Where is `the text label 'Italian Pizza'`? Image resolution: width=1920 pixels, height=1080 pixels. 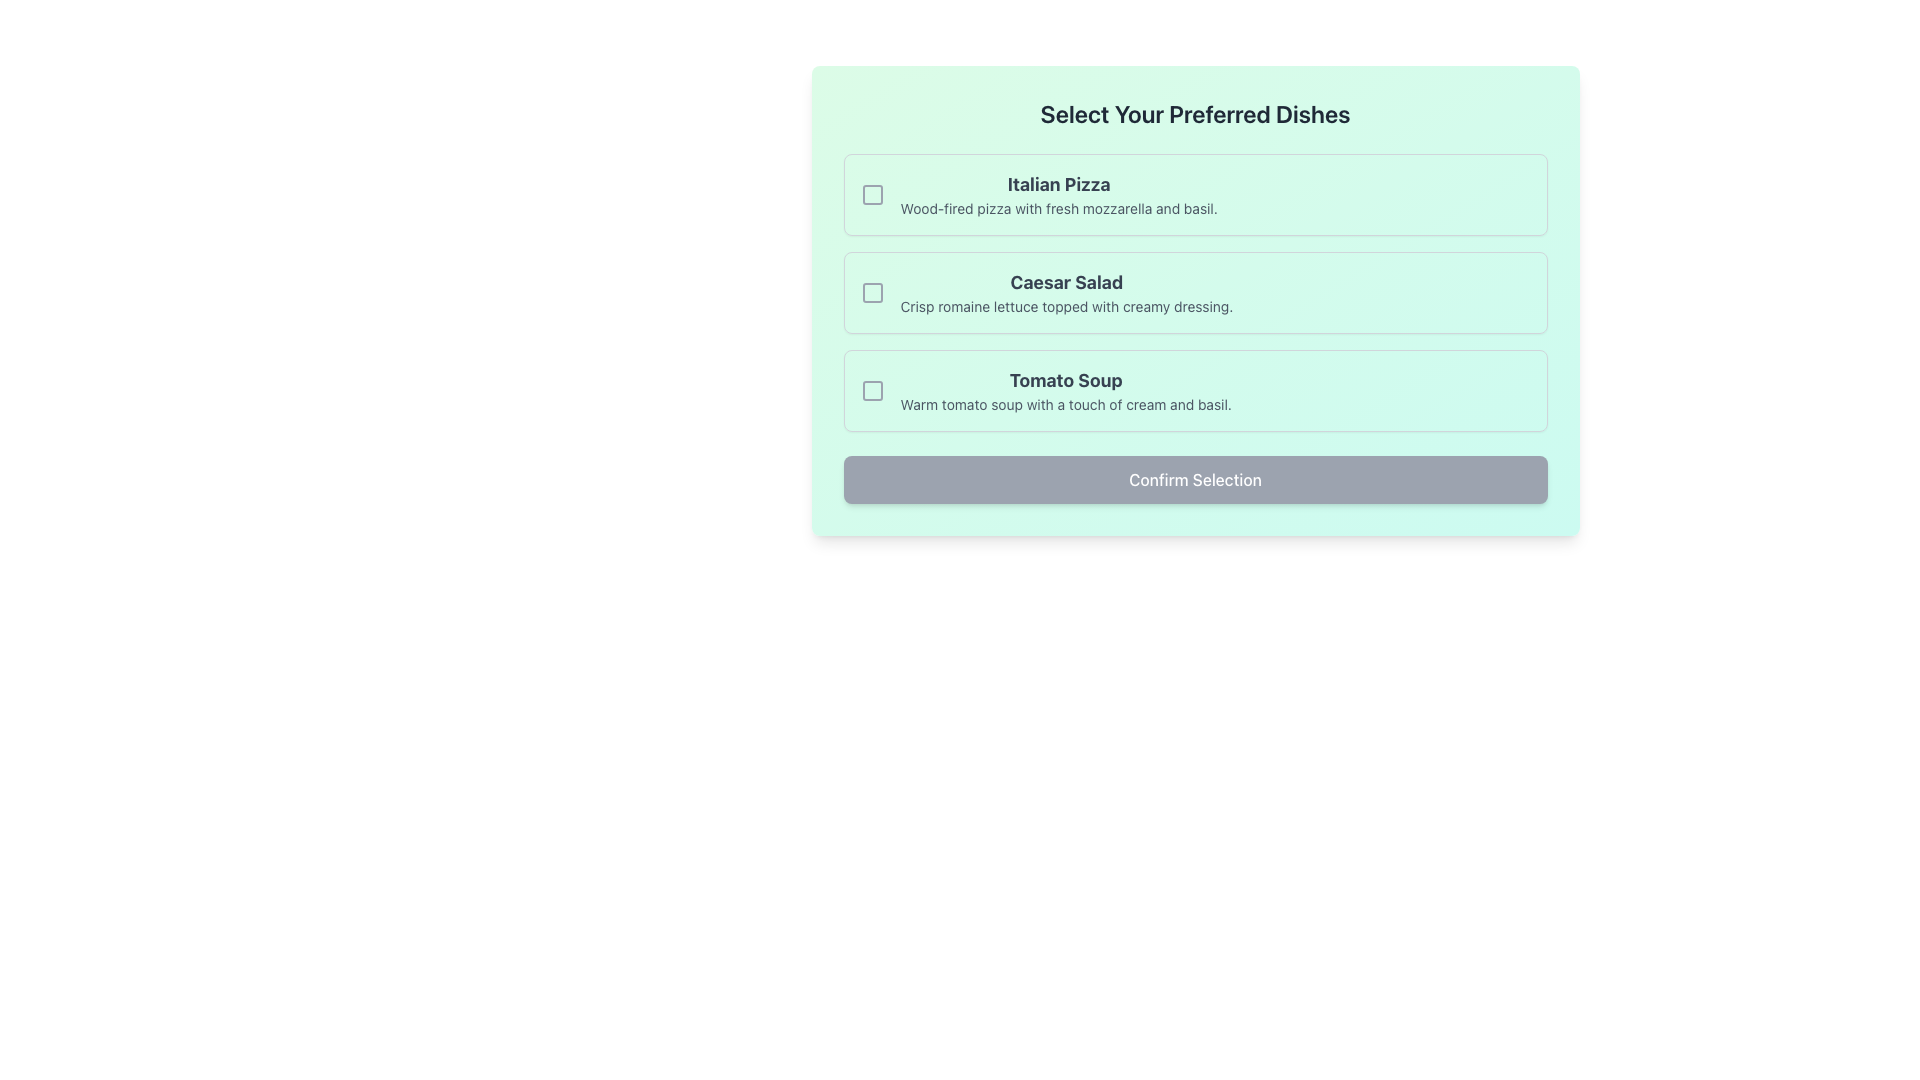 the text label 'Italian Pizza' is located at coordinates (1058, 185).